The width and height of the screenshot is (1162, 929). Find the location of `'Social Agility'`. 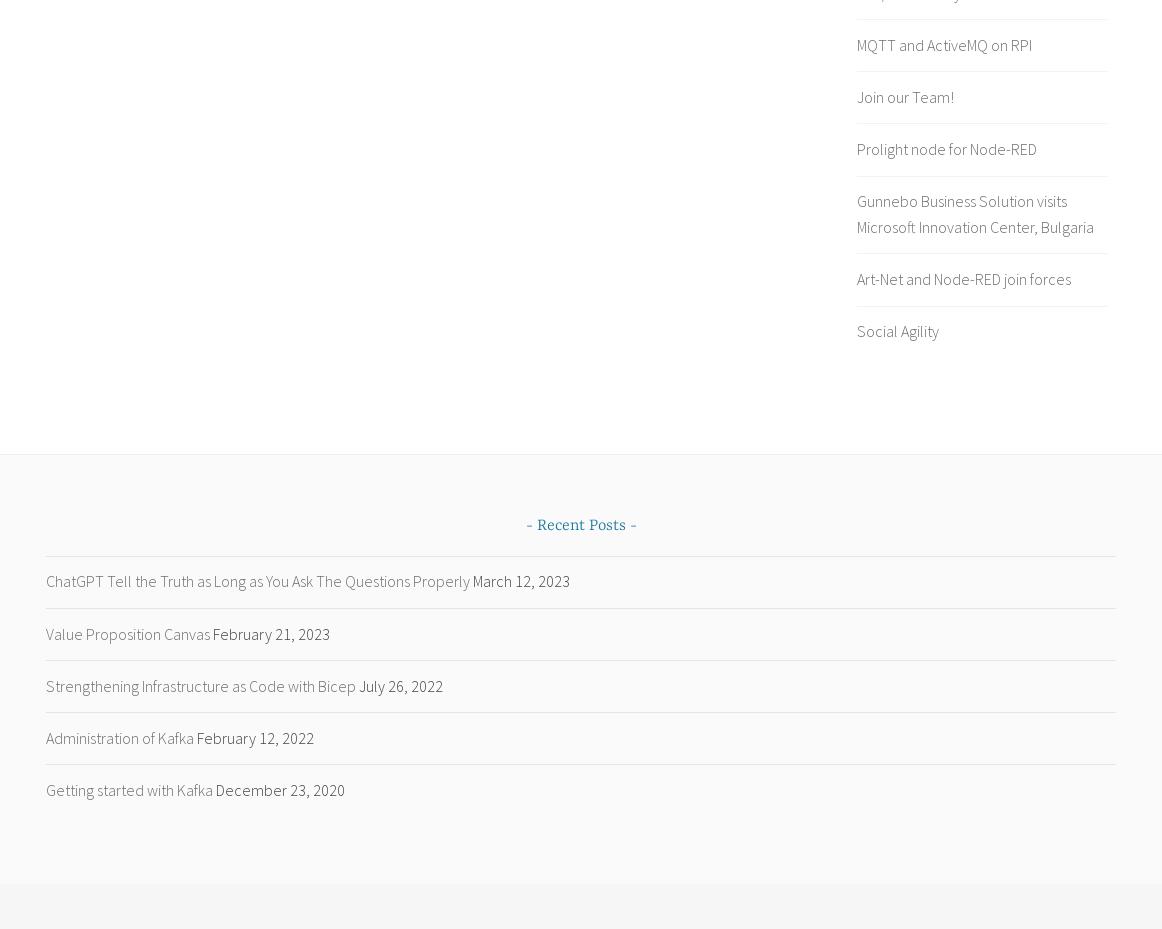

'Social Agility' is located at coordinates (856, 331).